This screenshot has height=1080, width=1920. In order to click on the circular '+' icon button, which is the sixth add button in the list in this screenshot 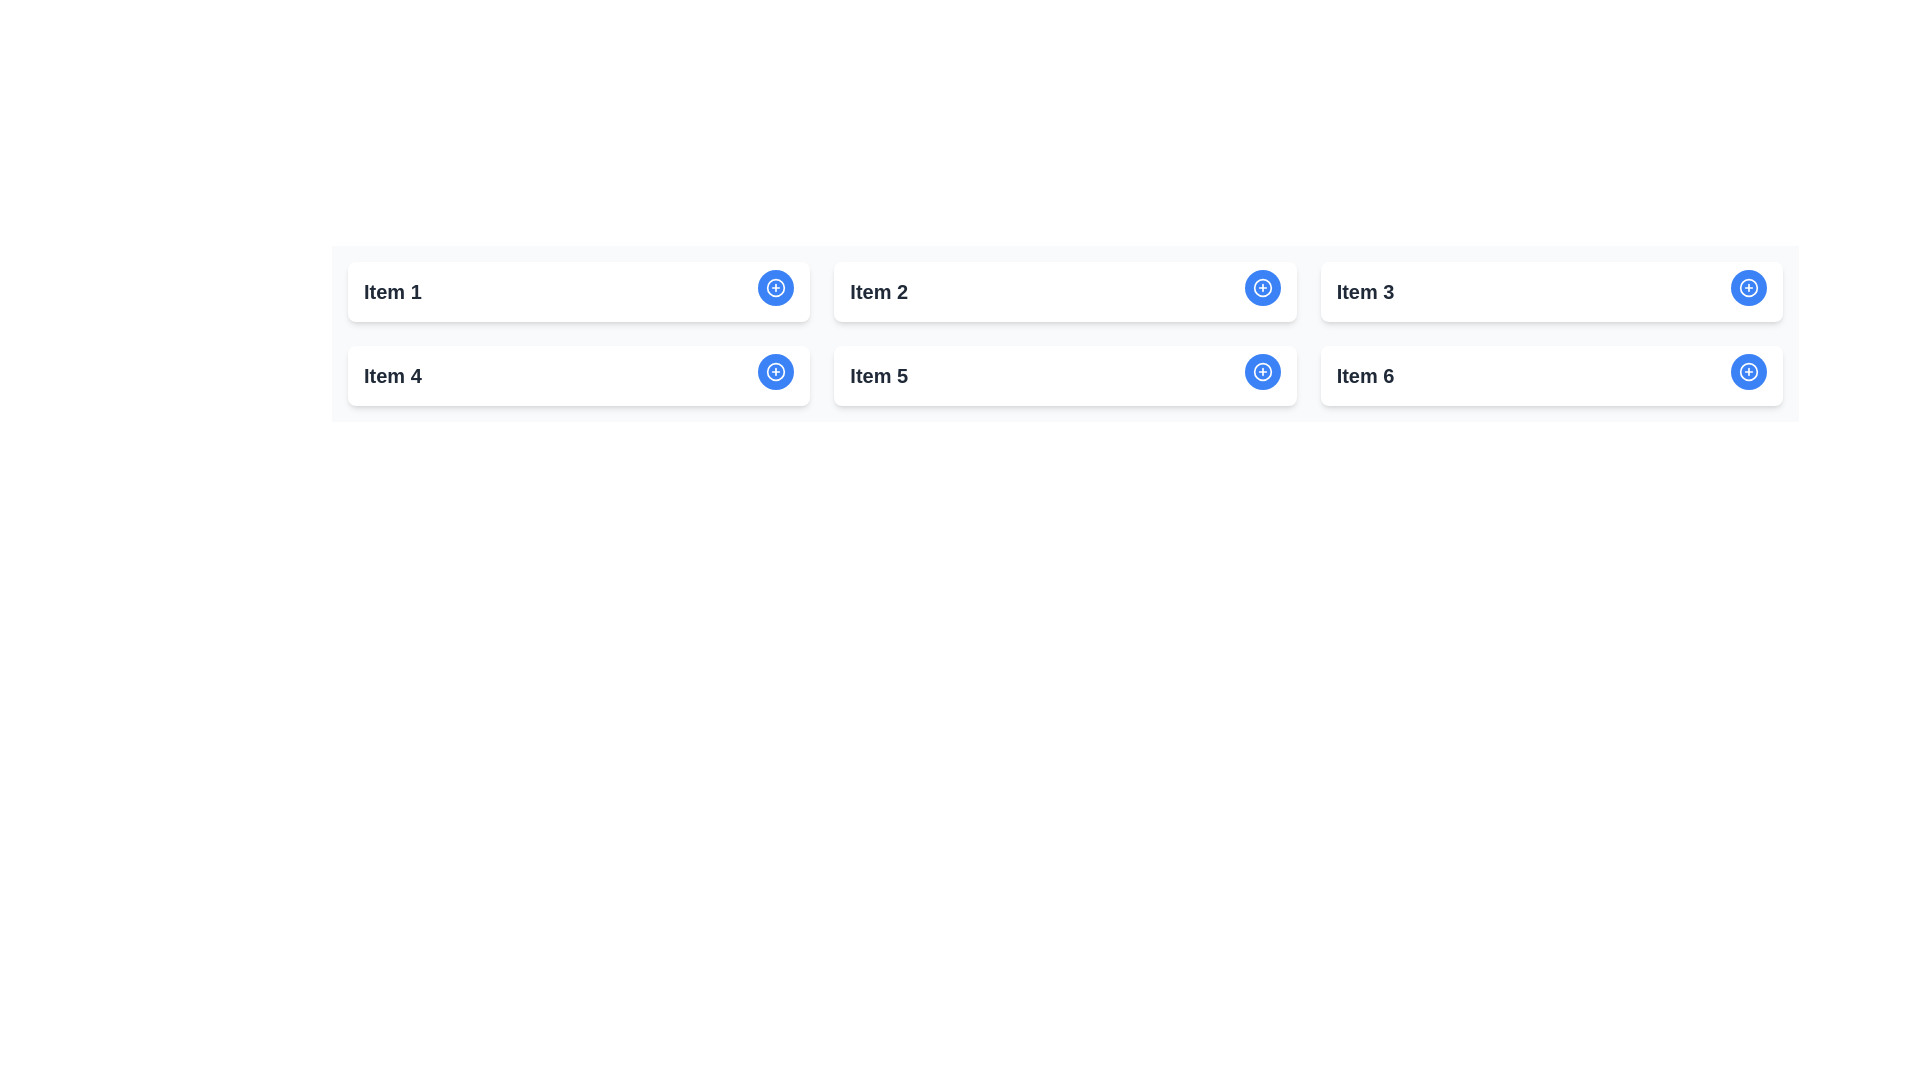, I will do `click(1747, 371)`.